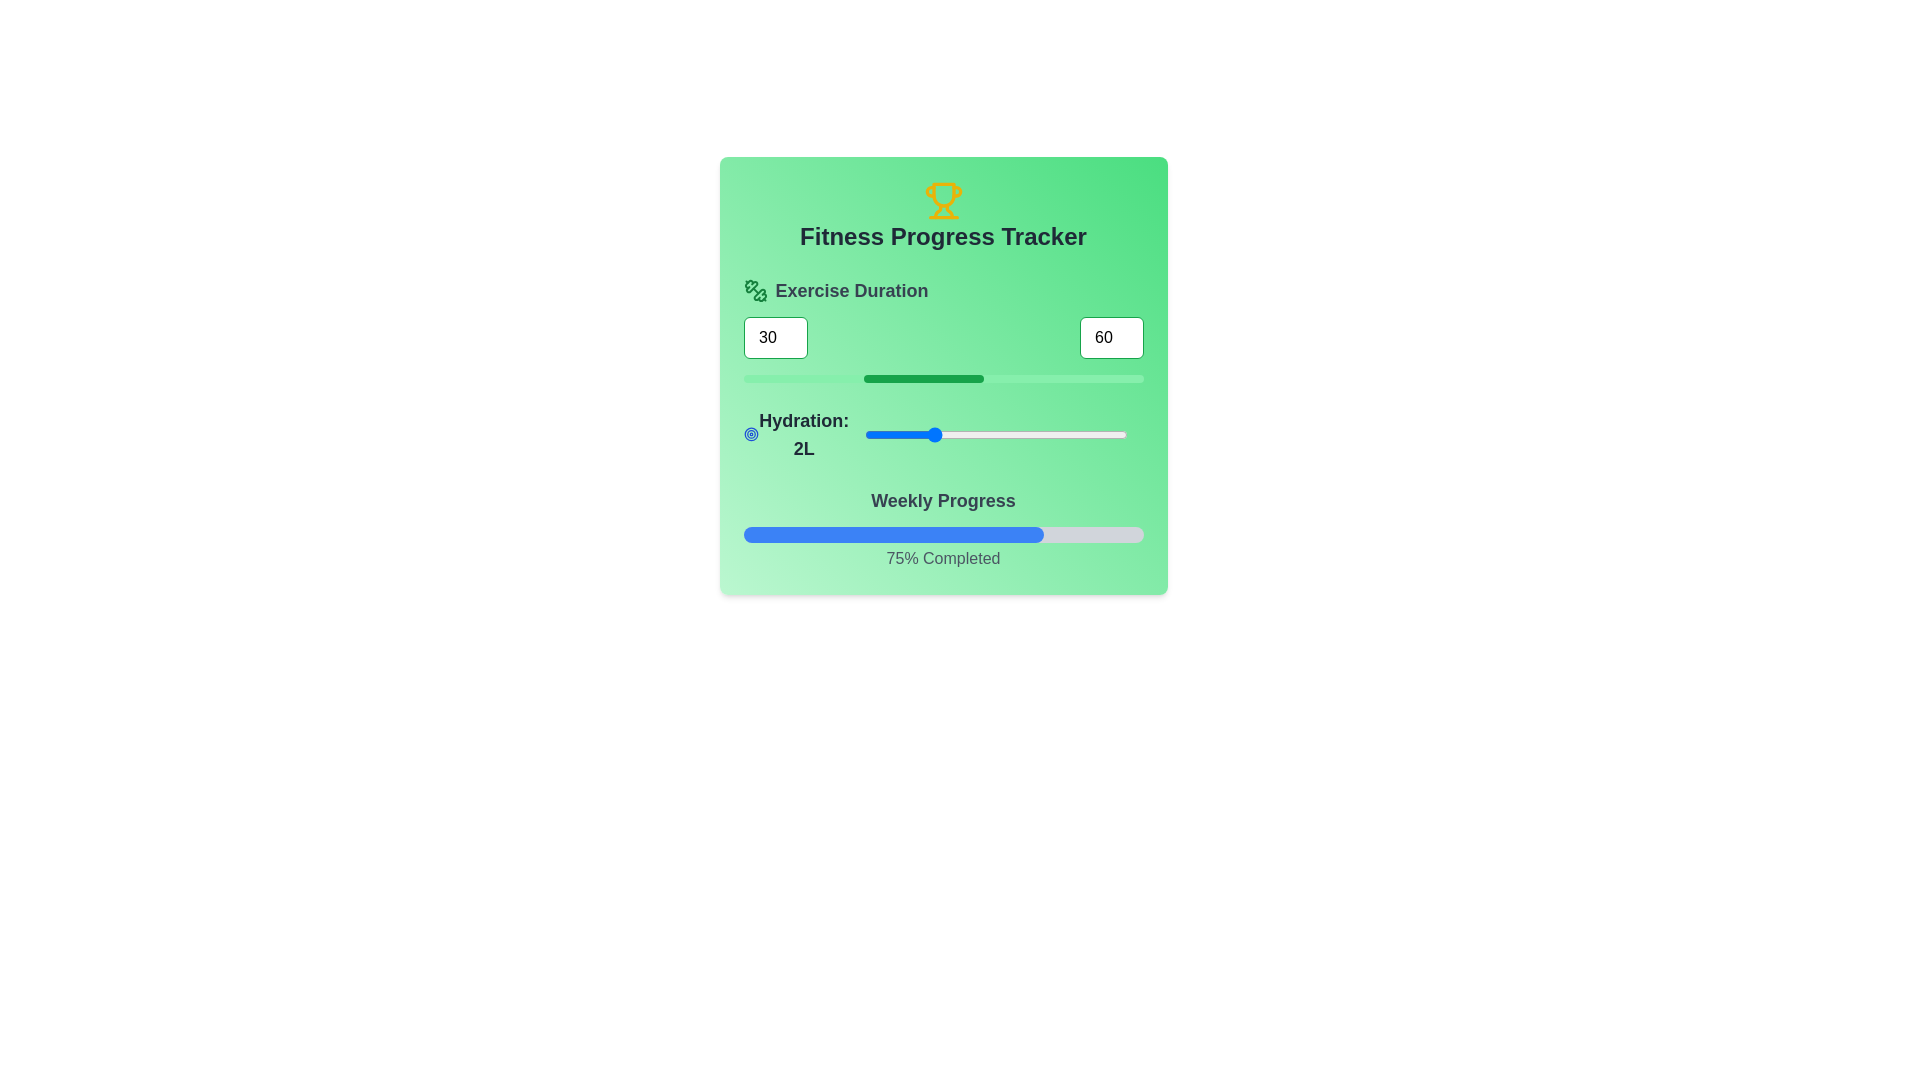 The width and height of the screenshot is (1920, 1080). I want to click on the decorative fitness icon located to the left of the 'Exercise Duration' text in the green header panel of the Fitness Progress Tracker interface, so click(754, 290).